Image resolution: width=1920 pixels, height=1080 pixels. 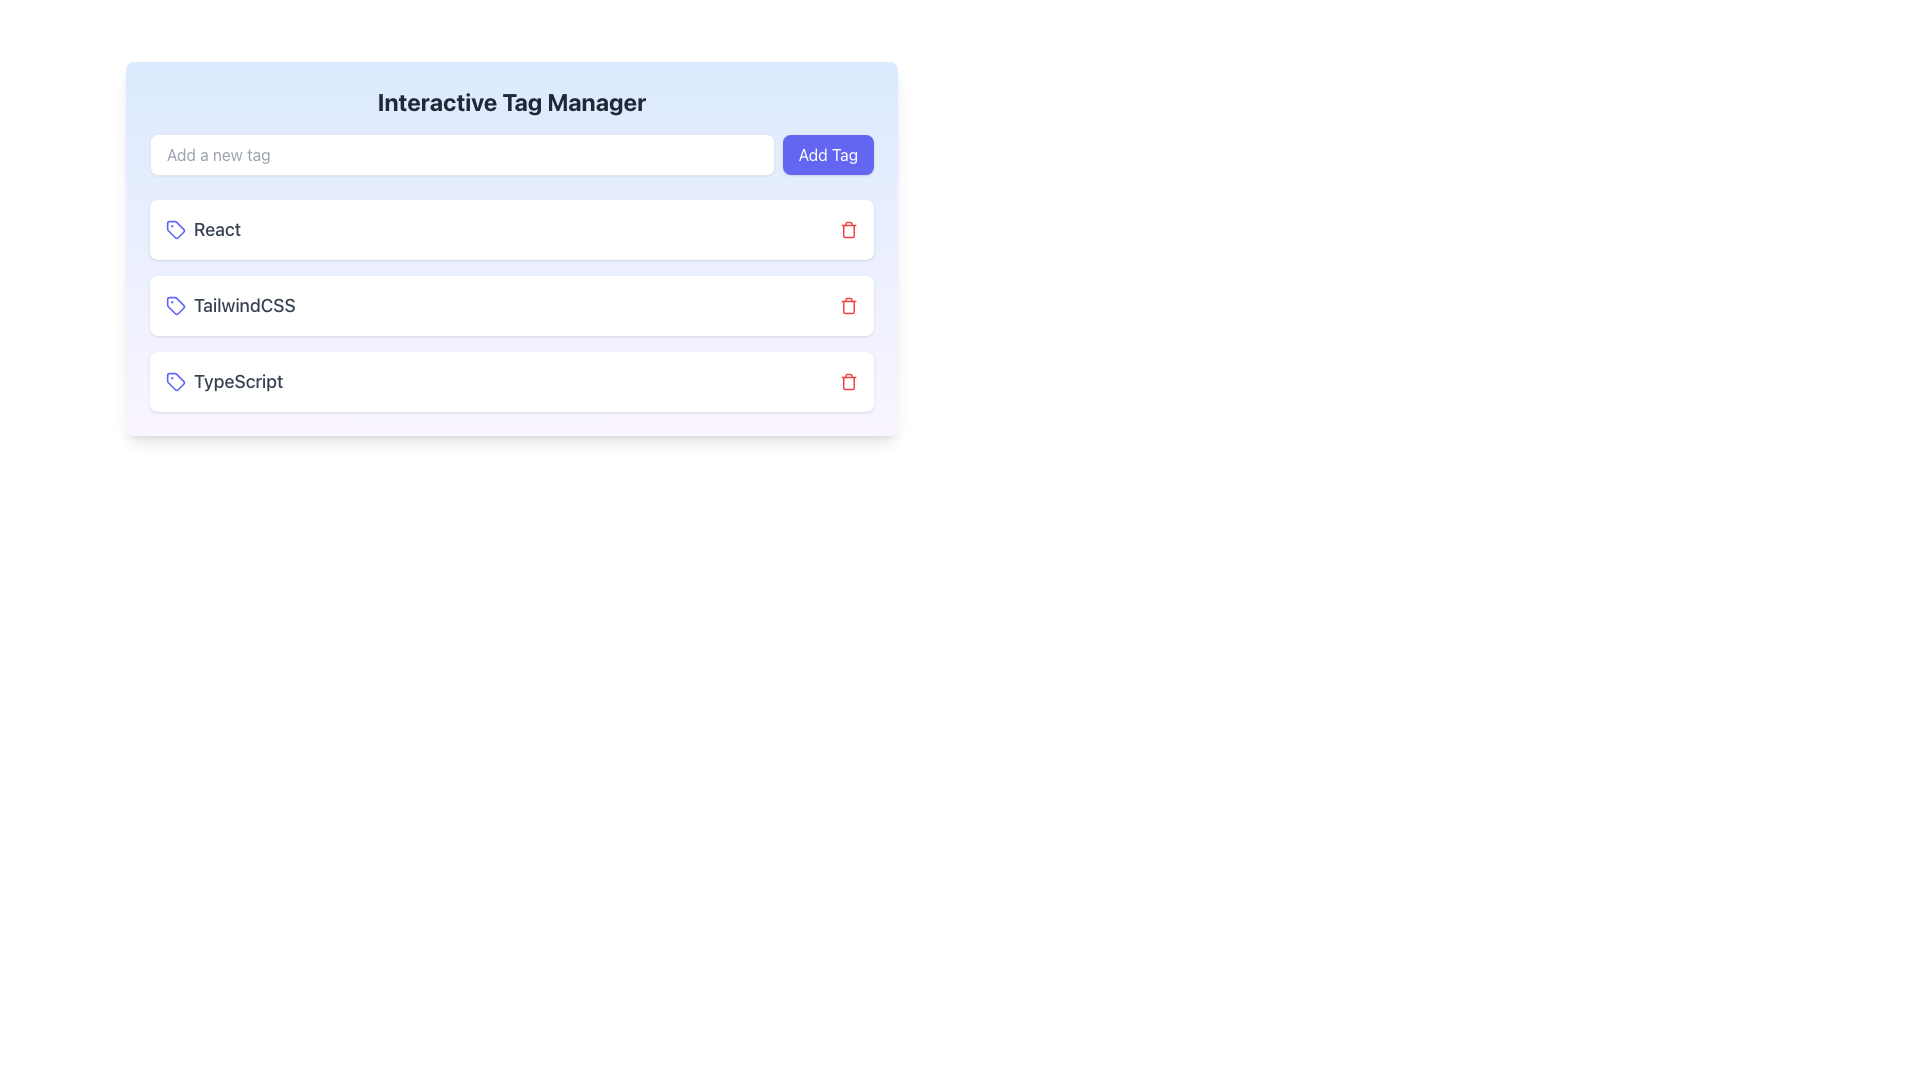 I want to click on the third delete icon, so click(x=849, y=381).